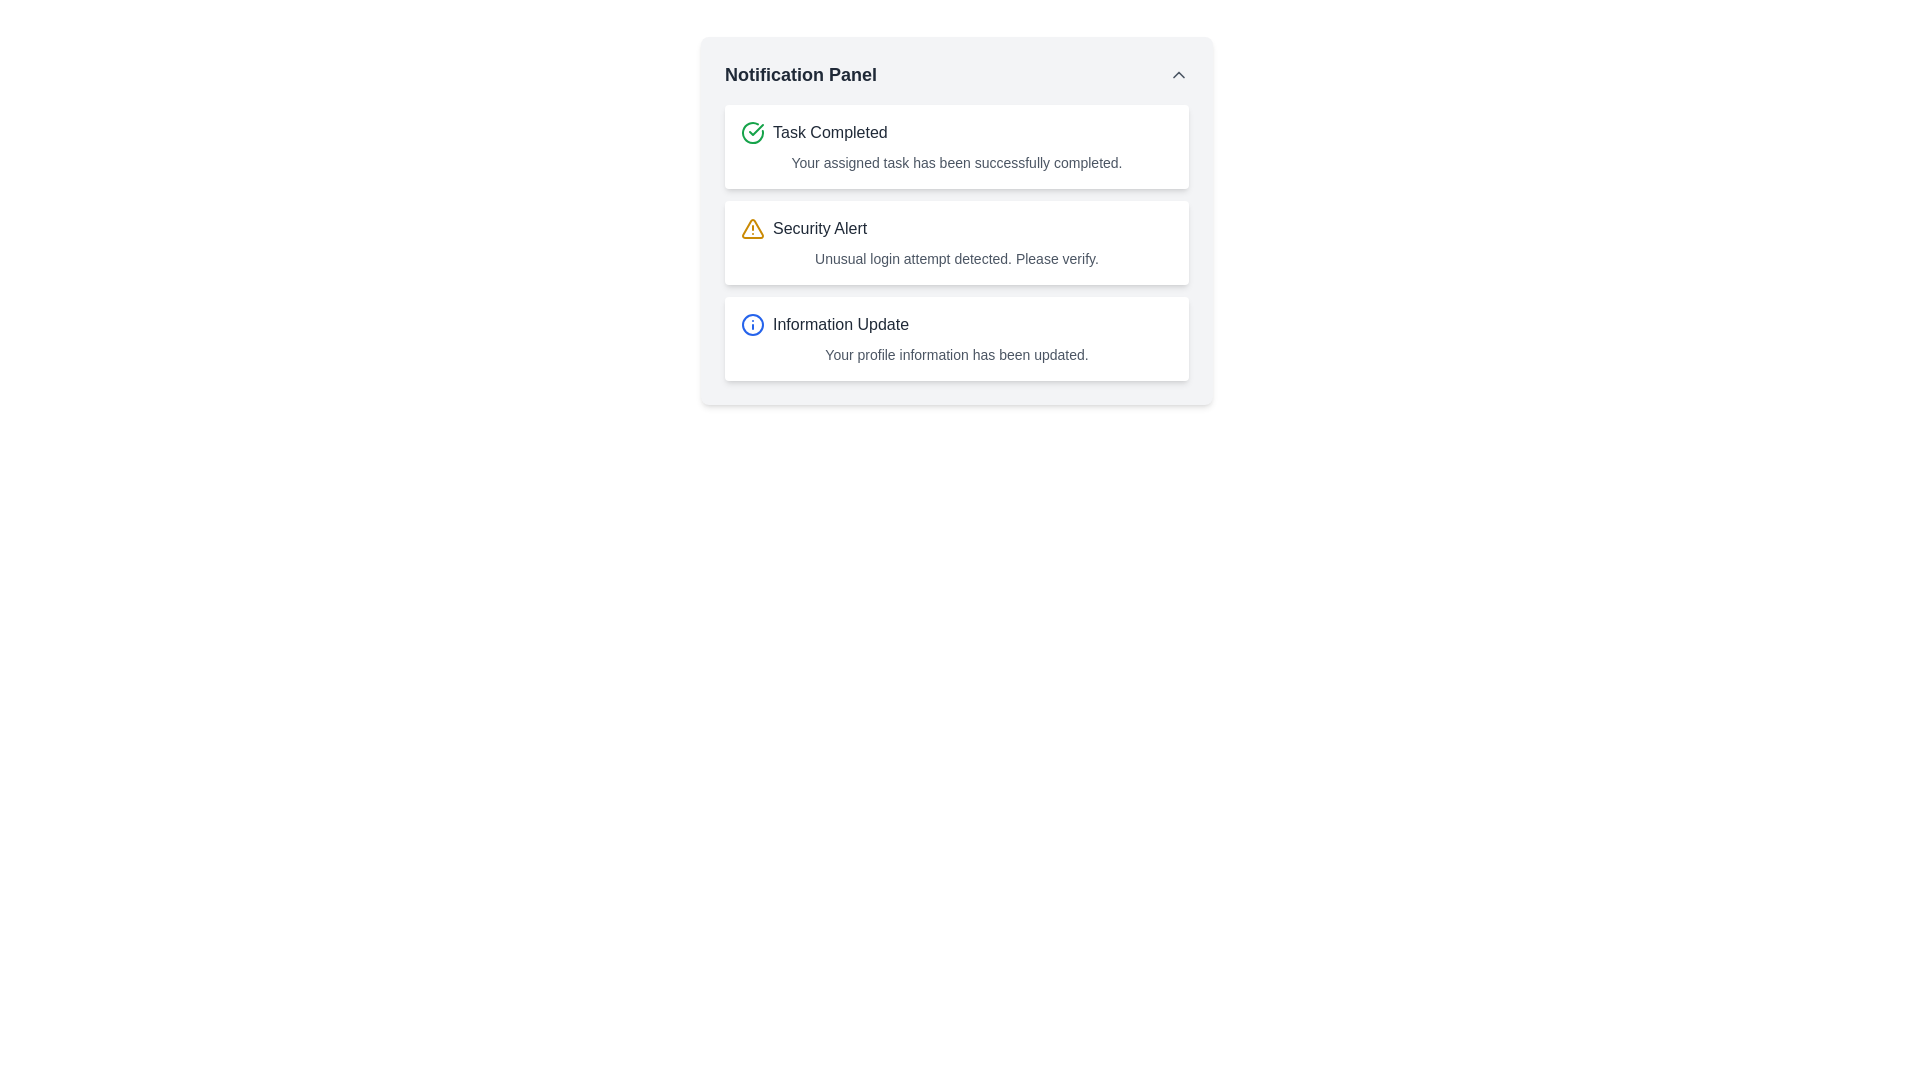  What do you see at coordinates (752, 227) in the screenshot?
I see `the visual alert symbol in the 'Security Alert' row of the notification panel to draw attention to a warning or important notification regarding security` at bounding box center [752, 227].